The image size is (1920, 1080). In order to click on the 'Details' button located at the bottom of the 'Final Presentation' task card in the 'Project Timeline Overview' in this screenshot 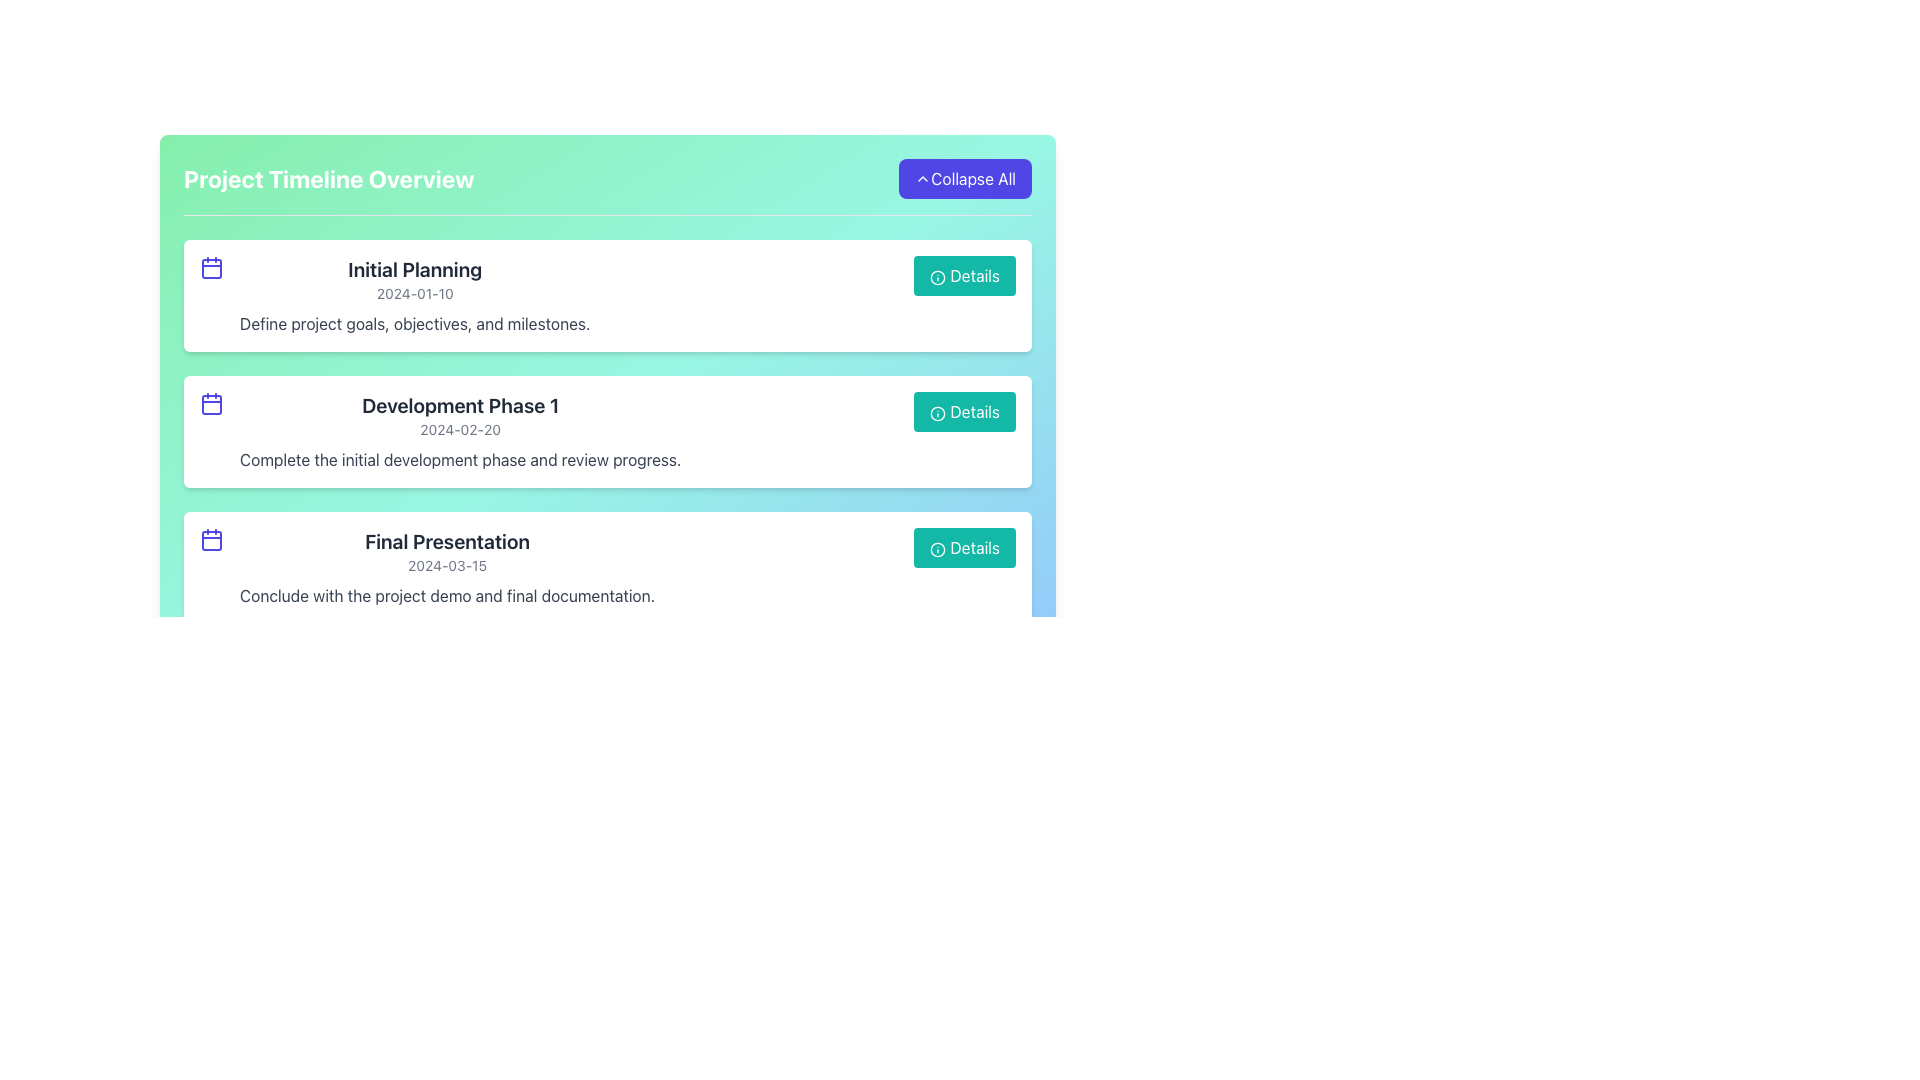, I will do `click(965, 547)`.